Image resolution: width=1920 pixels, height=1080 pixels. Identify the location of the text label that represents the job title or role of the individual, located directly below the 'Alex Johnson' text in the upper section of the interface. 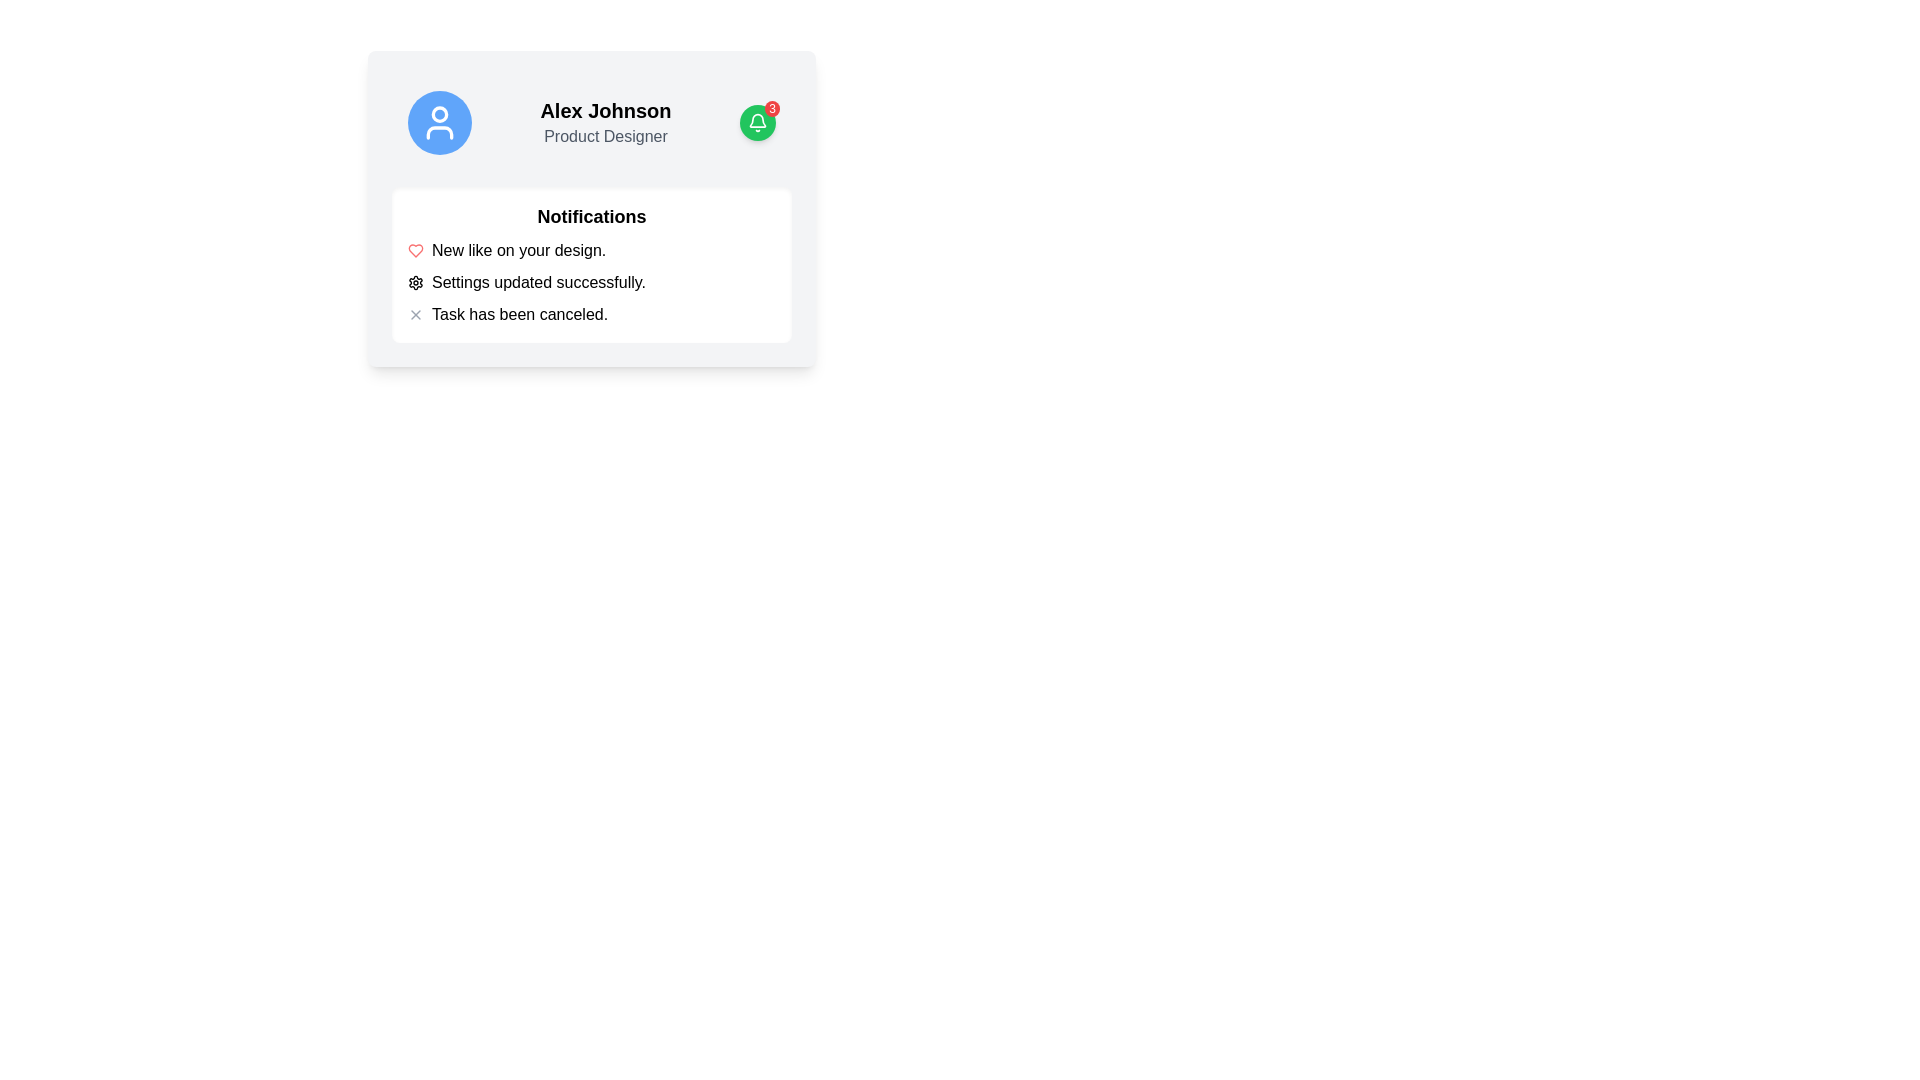
(604, 136).